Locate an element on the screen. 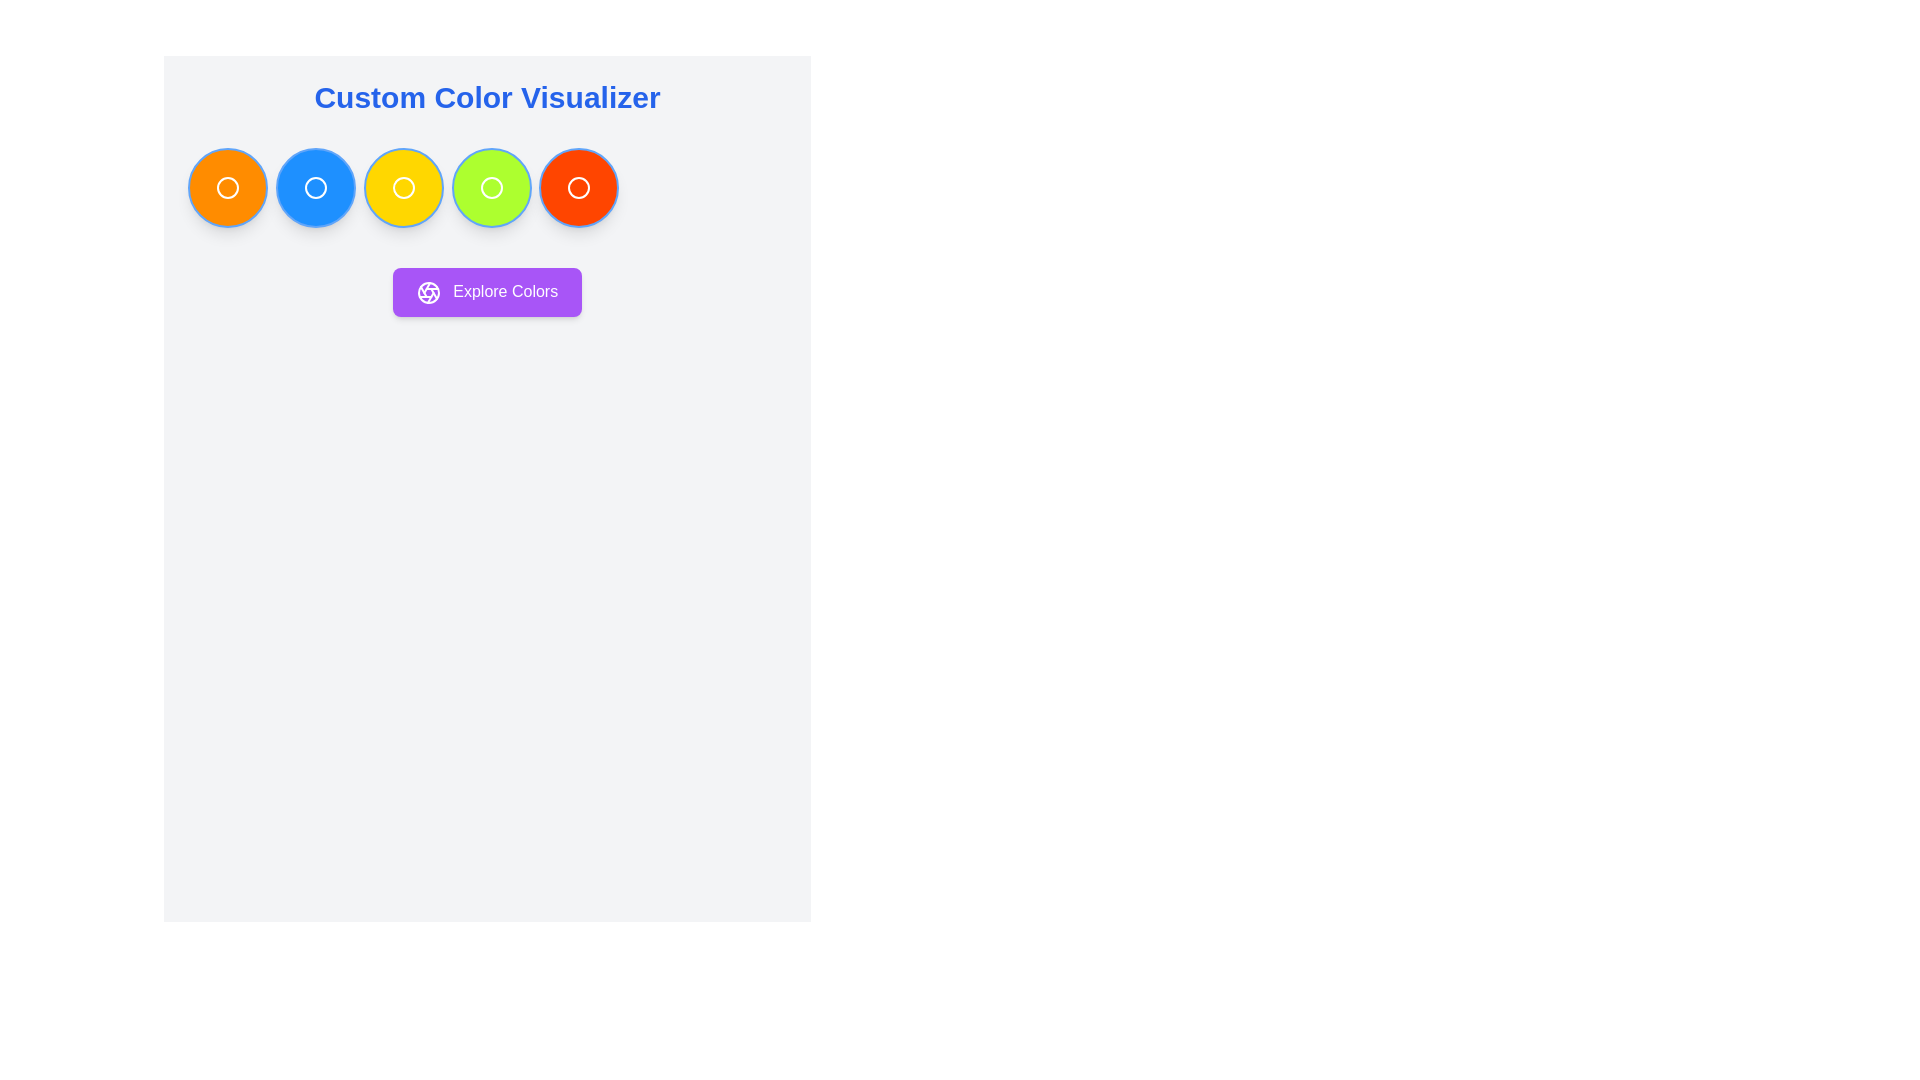 This screenshot has width=1920, height=1080. the fourth SVG Circle in the sequence of five, which has a radius of 10 units and is part of the 'Custom Color Visualizer' section is located at coordinates (491, 188).